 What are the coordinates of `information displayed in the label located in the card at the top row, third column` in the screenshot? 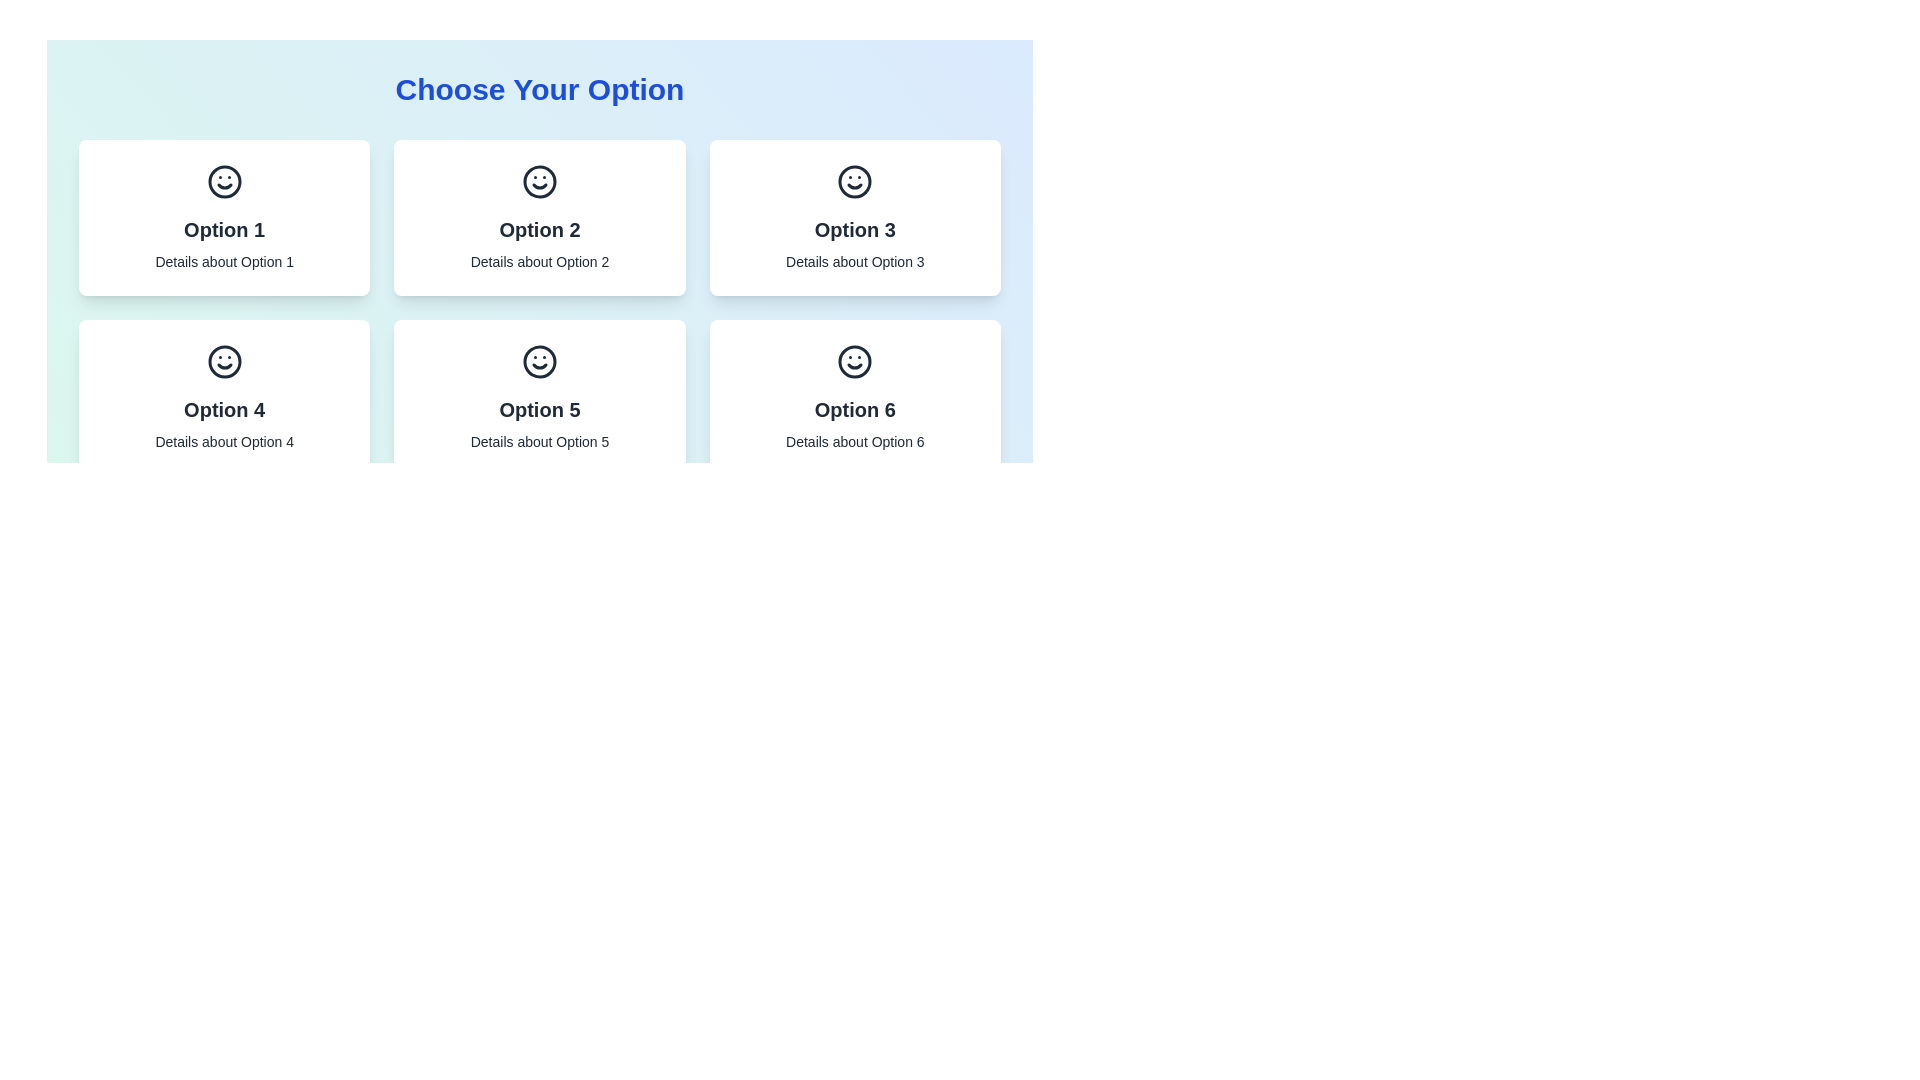 It's located at (855, 229).